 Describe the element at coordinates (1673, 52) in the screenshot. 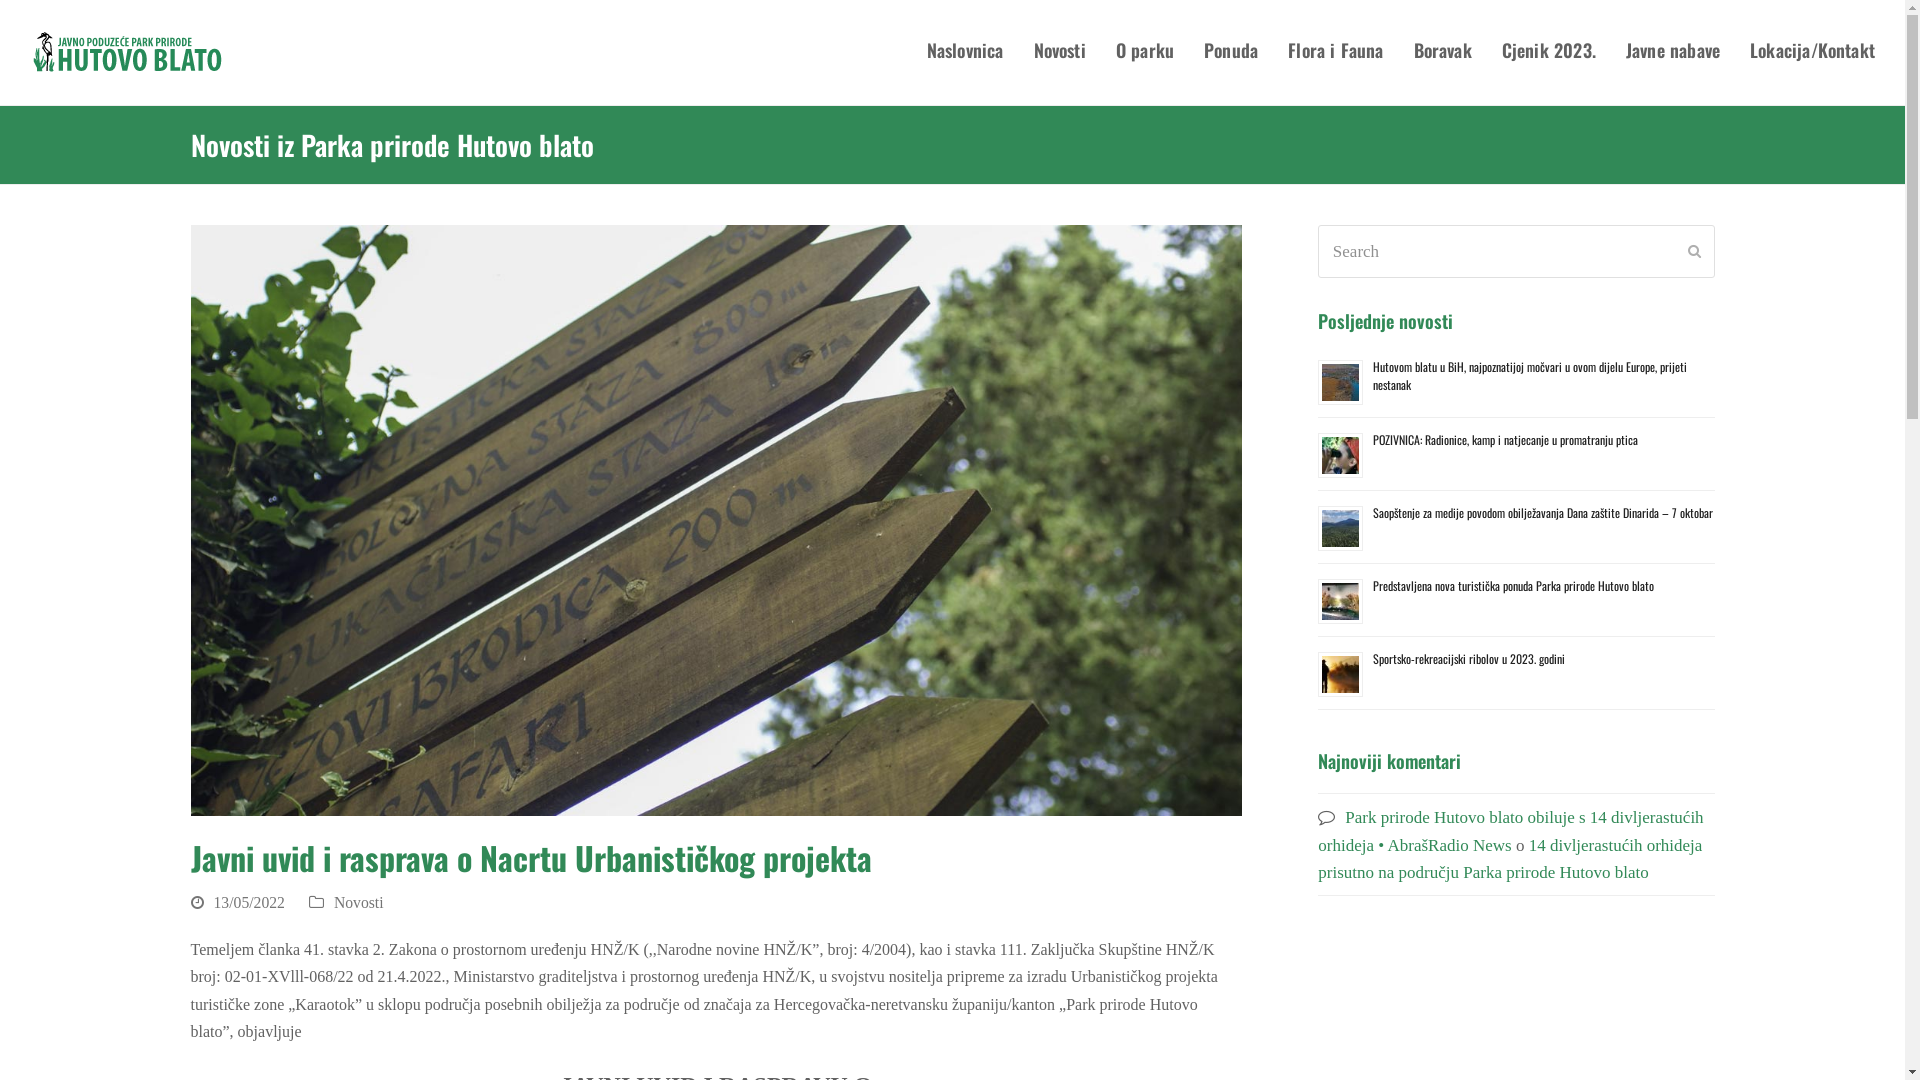

I see `'Javne nabave'` at that location.